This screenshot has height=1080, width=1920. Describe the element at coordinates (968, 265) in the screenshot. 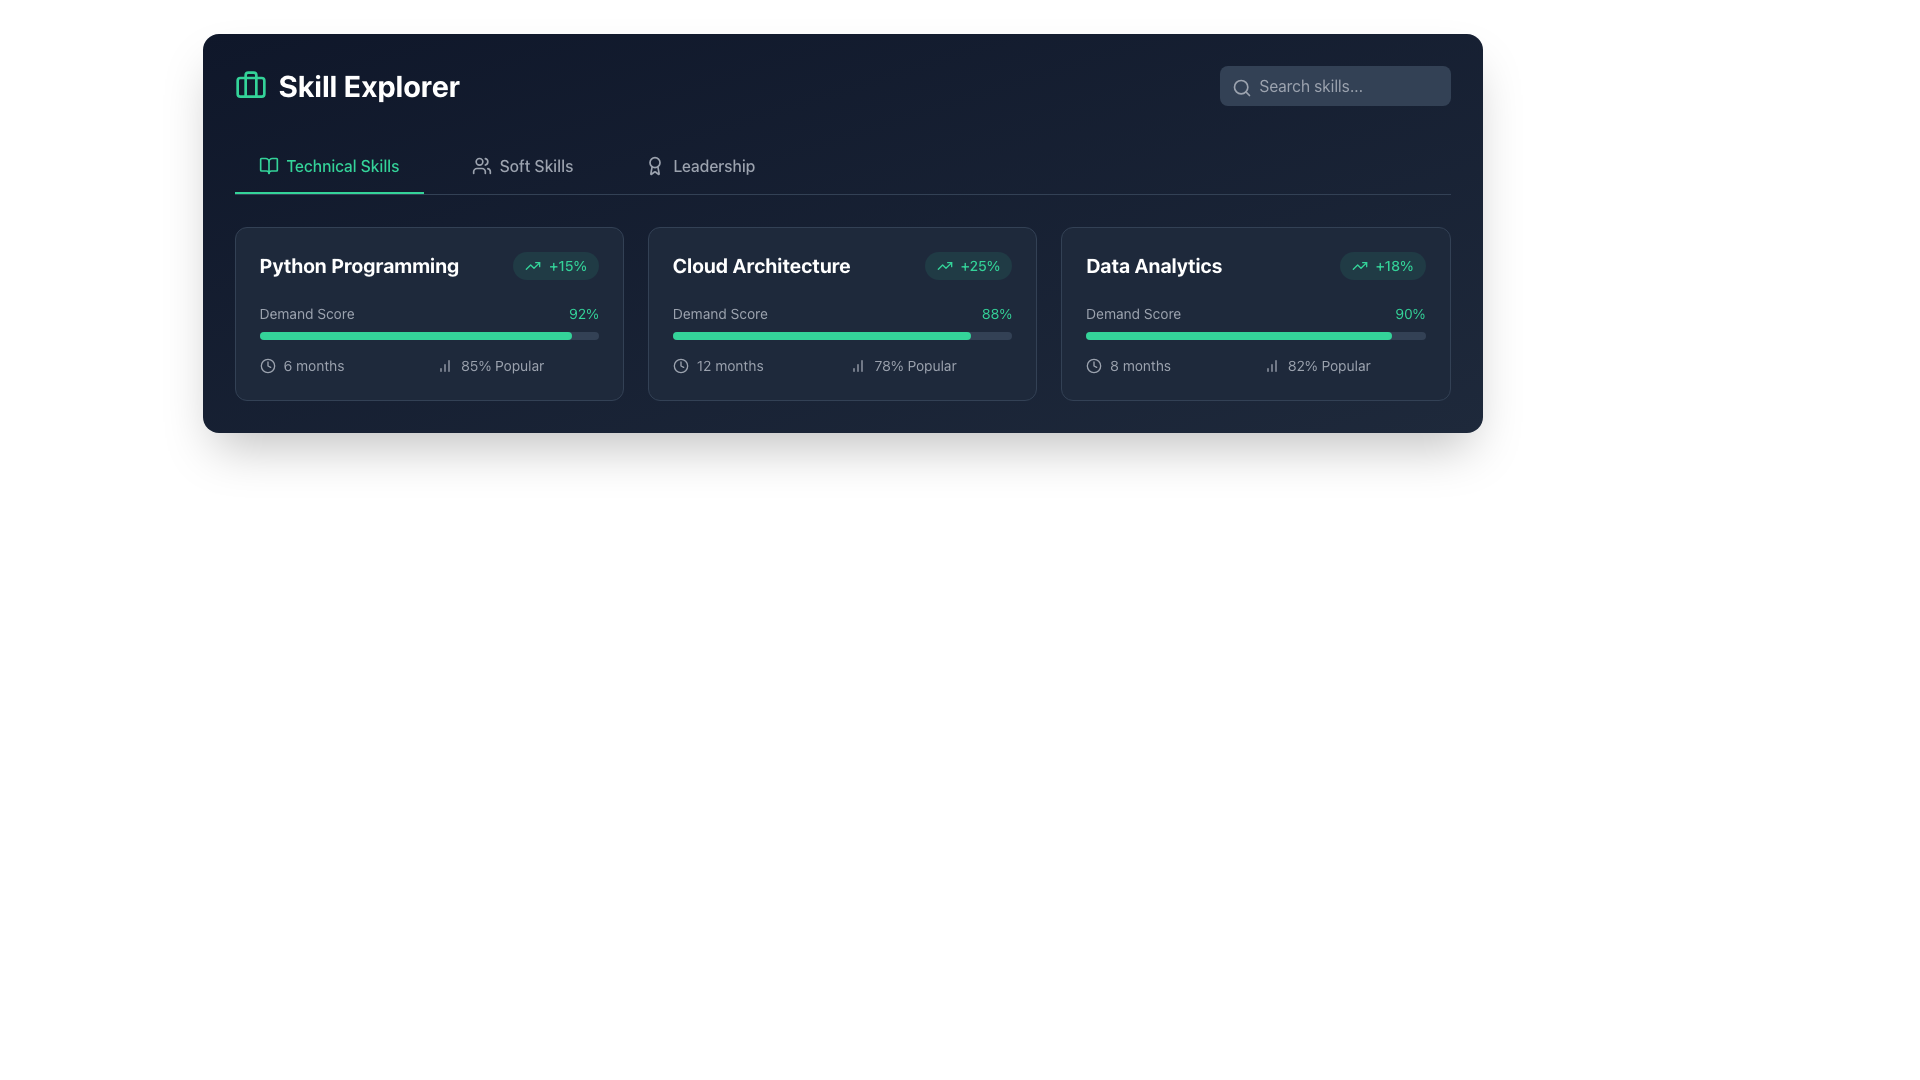

I see `the compact, pill-shaped badge with a soft green background displaying a '+' prefix and '25%', located in the top-right corner of the 'Cloud Architecture' section` at that location.